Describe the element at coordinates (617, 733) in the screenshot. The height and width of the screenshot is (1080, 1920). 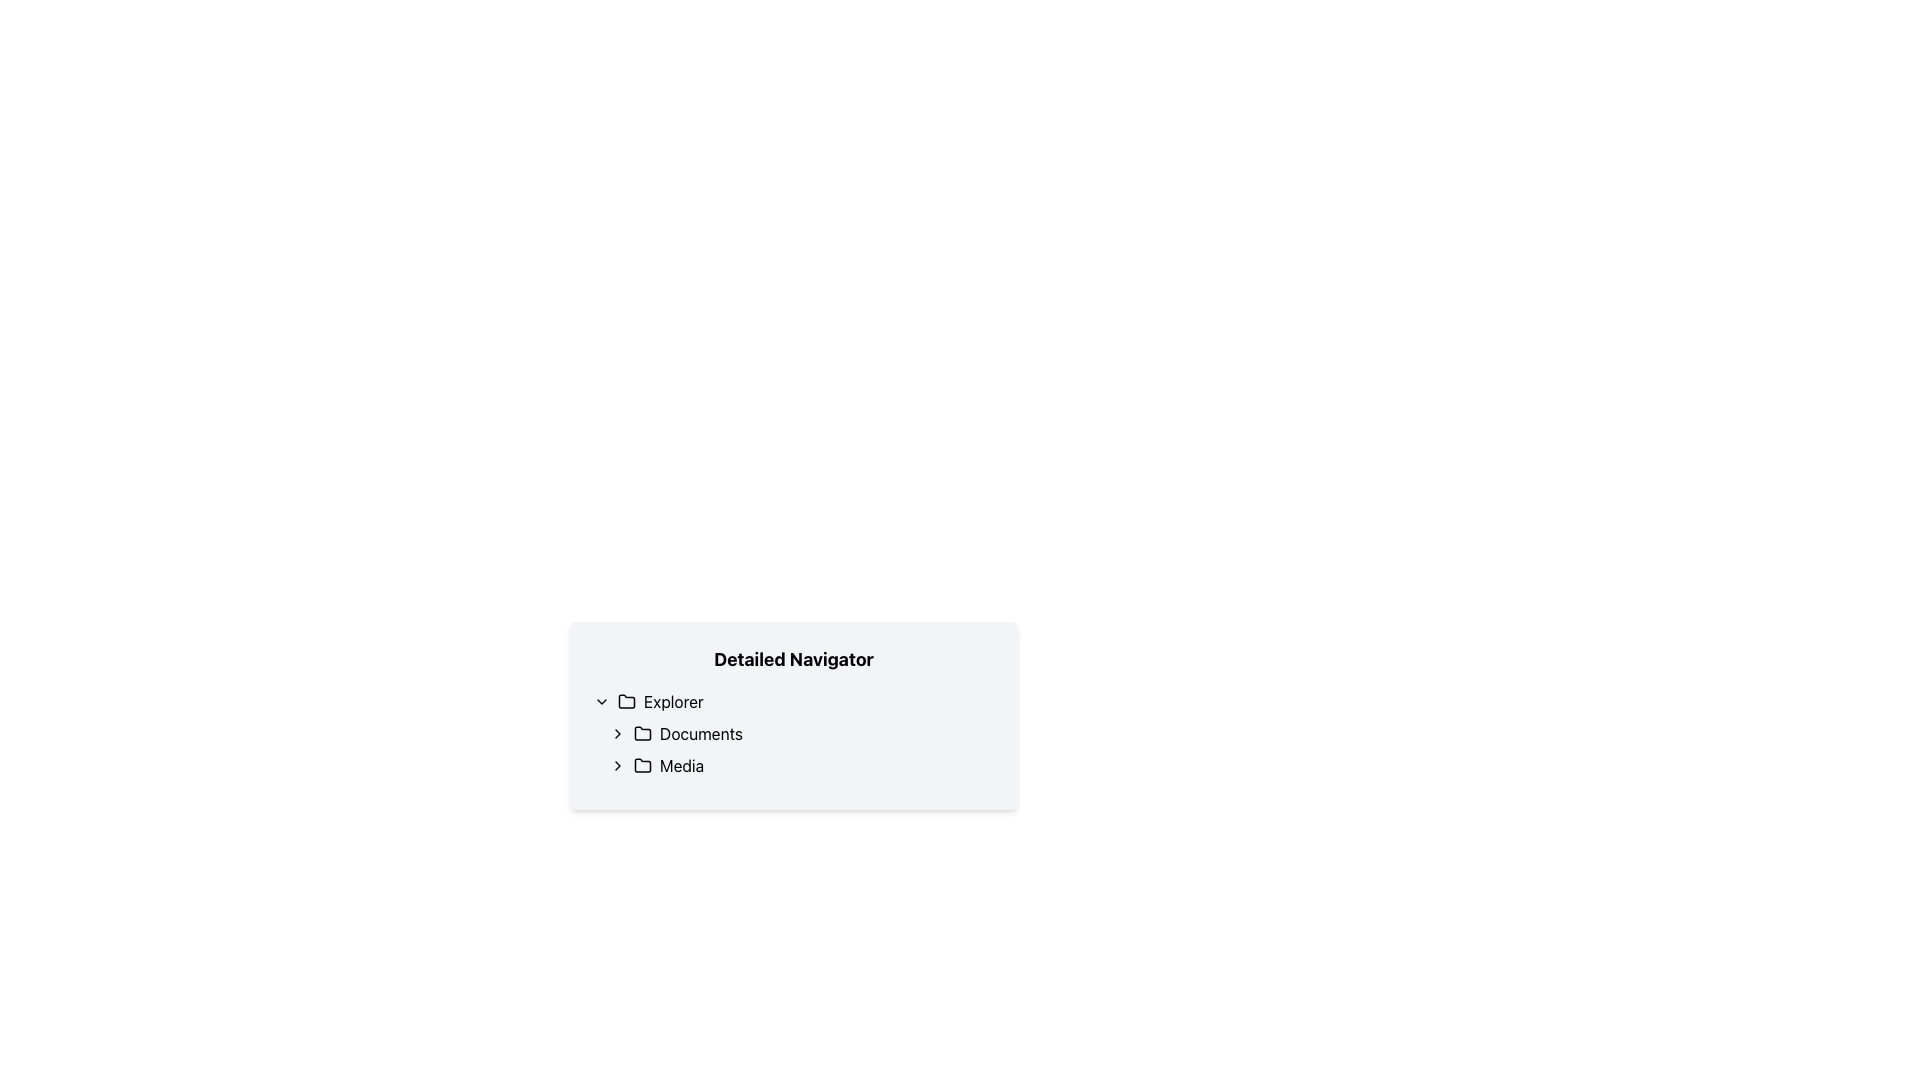
I see `the right-pointing arrow icon located in the 'Documents' section` at that location.